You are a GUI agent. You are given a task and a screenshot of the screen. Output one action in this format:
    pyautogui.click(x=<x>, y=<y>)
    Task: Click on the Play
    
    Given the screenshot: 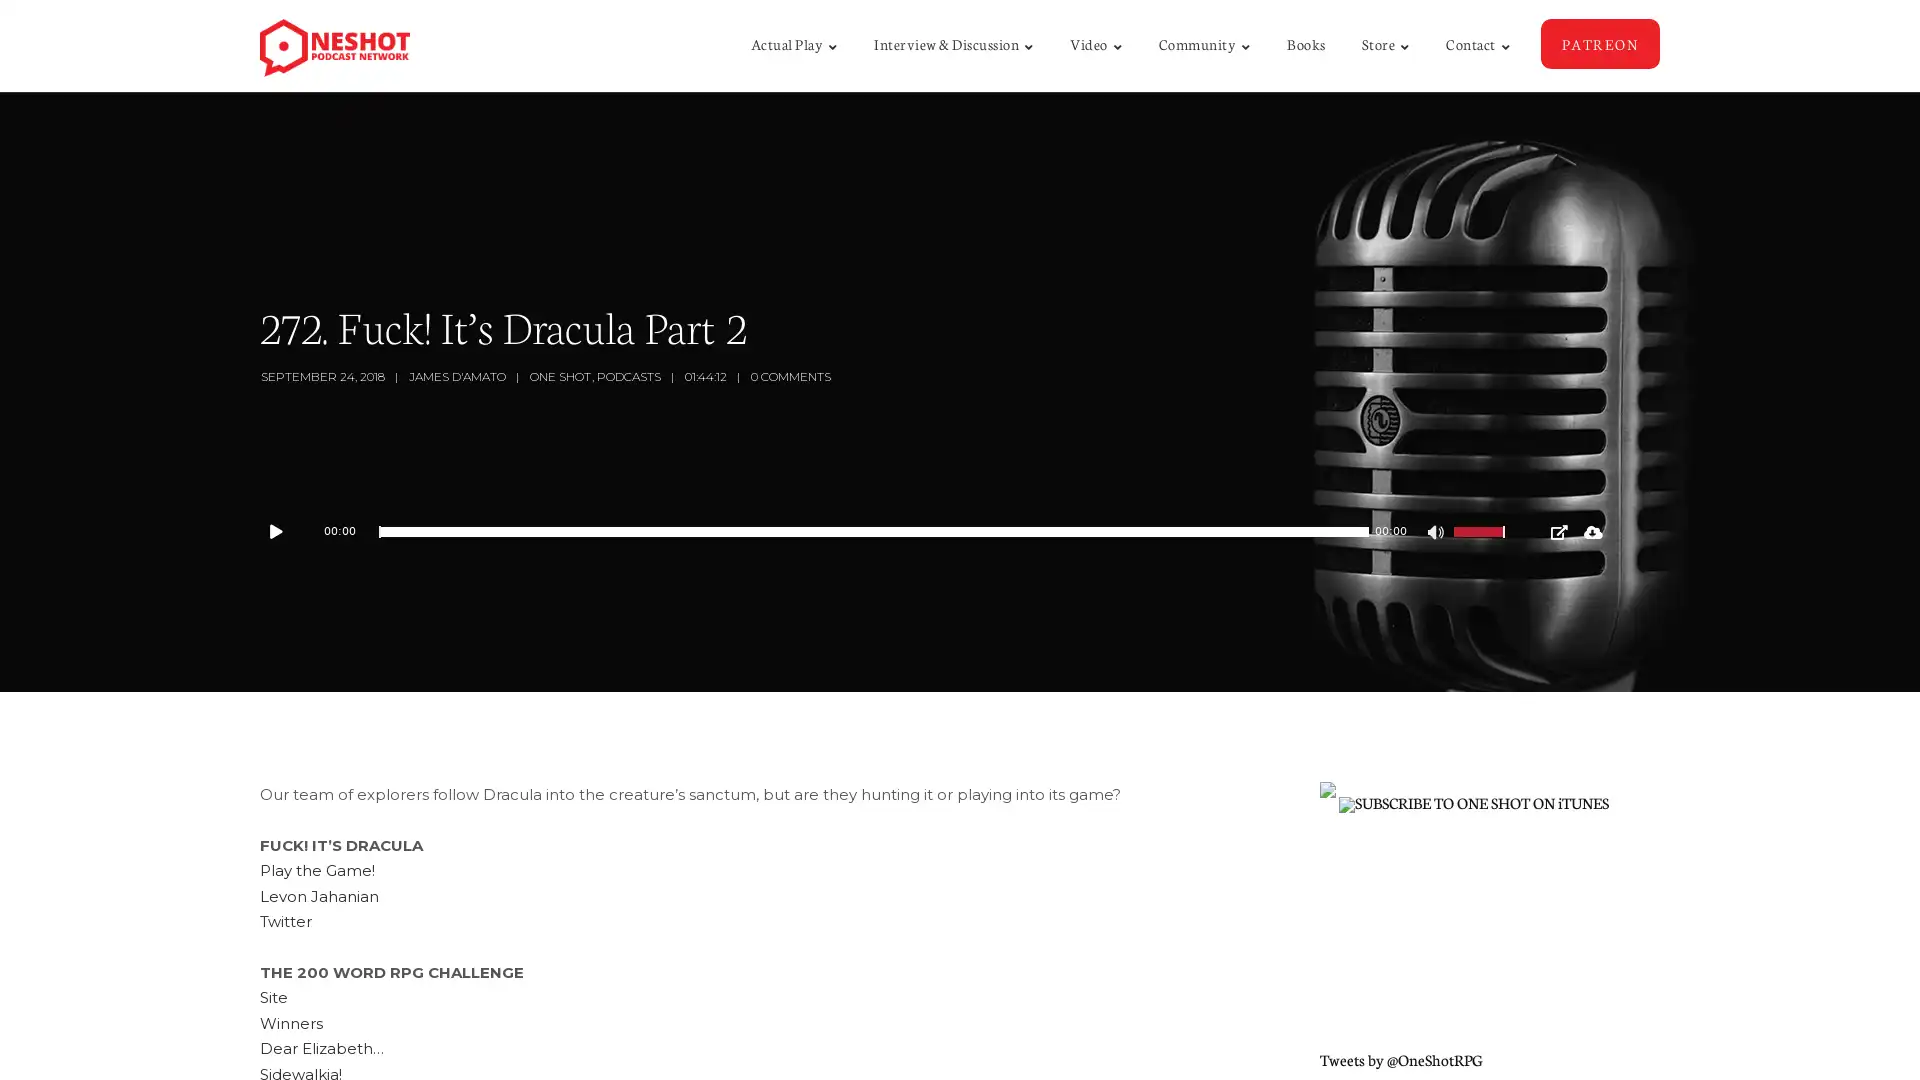 What is the action you would take?
    pyautogui.click(x=285, y=531)
    